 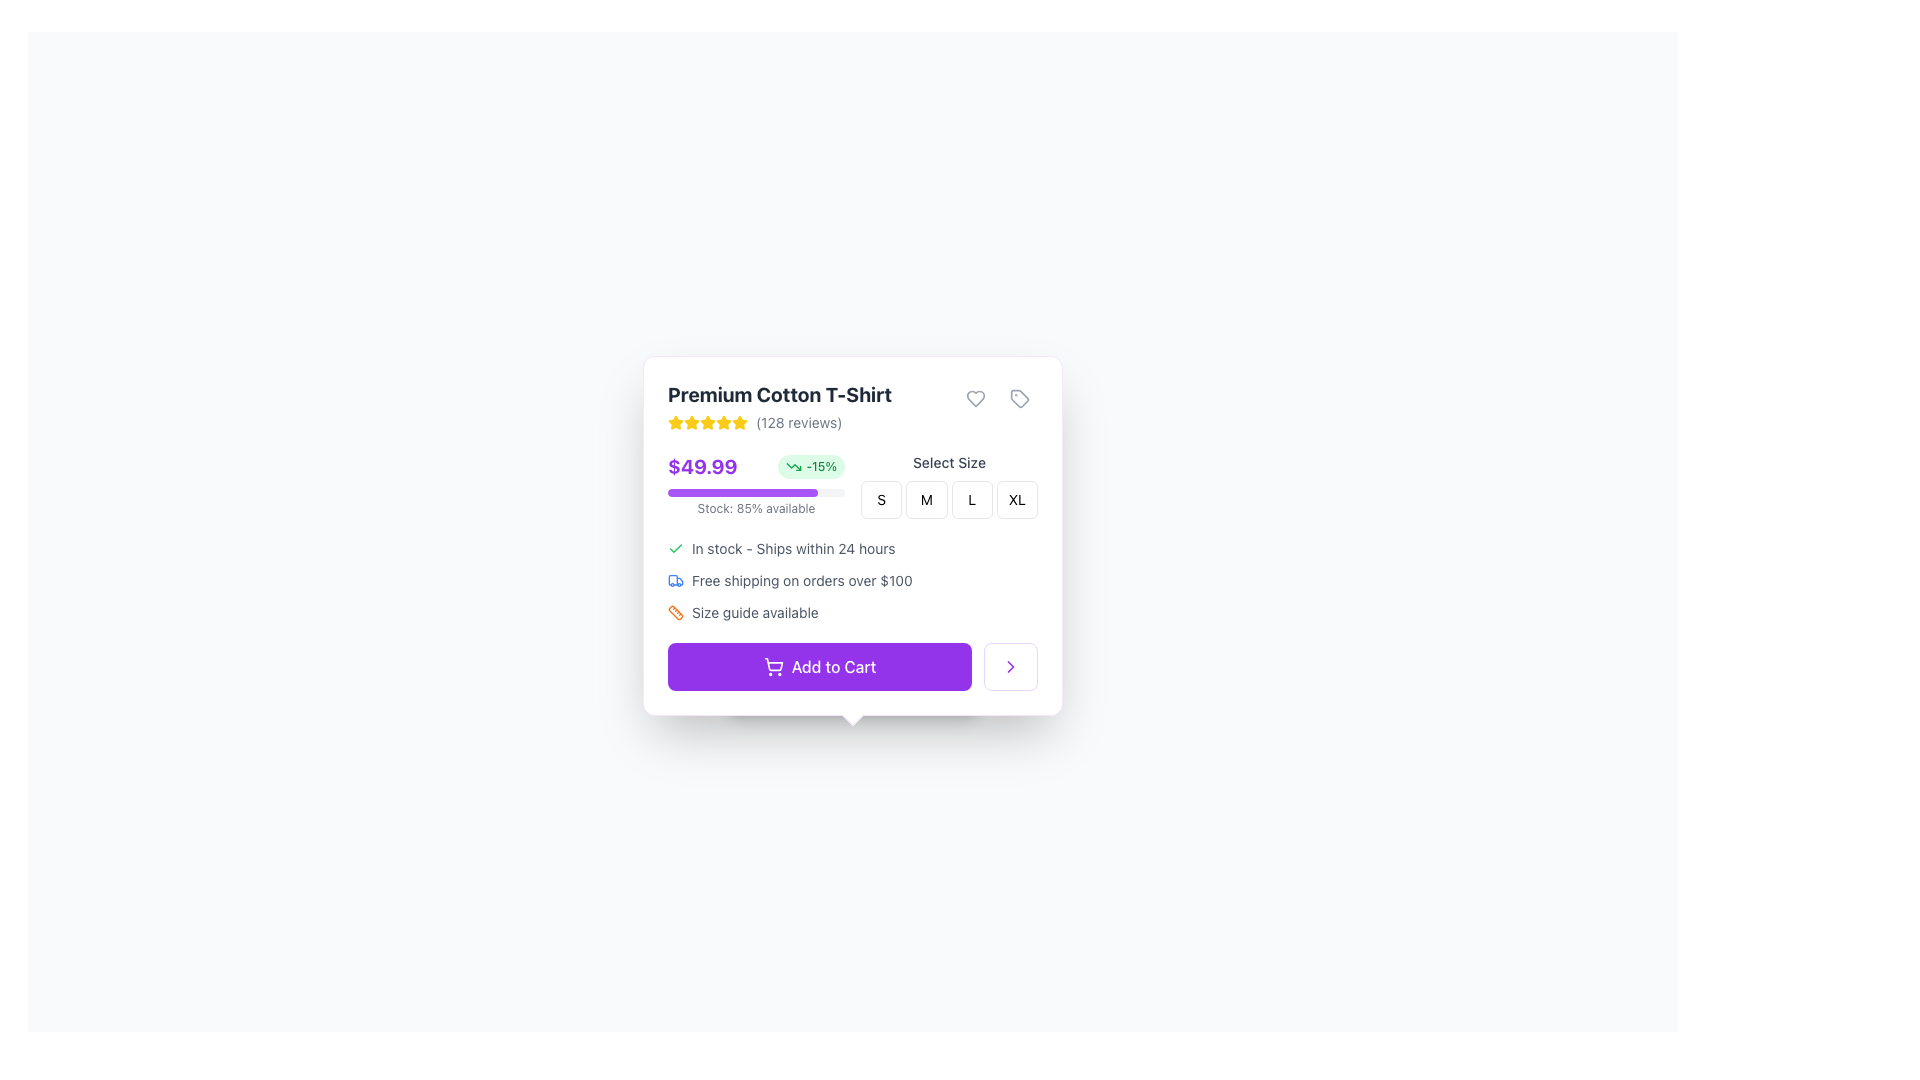 I want to click on the heart-shaped icon button located to the right of the 'Premium Cotton T-Shirt' title, which serves as a quick-action button for marking favorites, so click(x=975, y=398).